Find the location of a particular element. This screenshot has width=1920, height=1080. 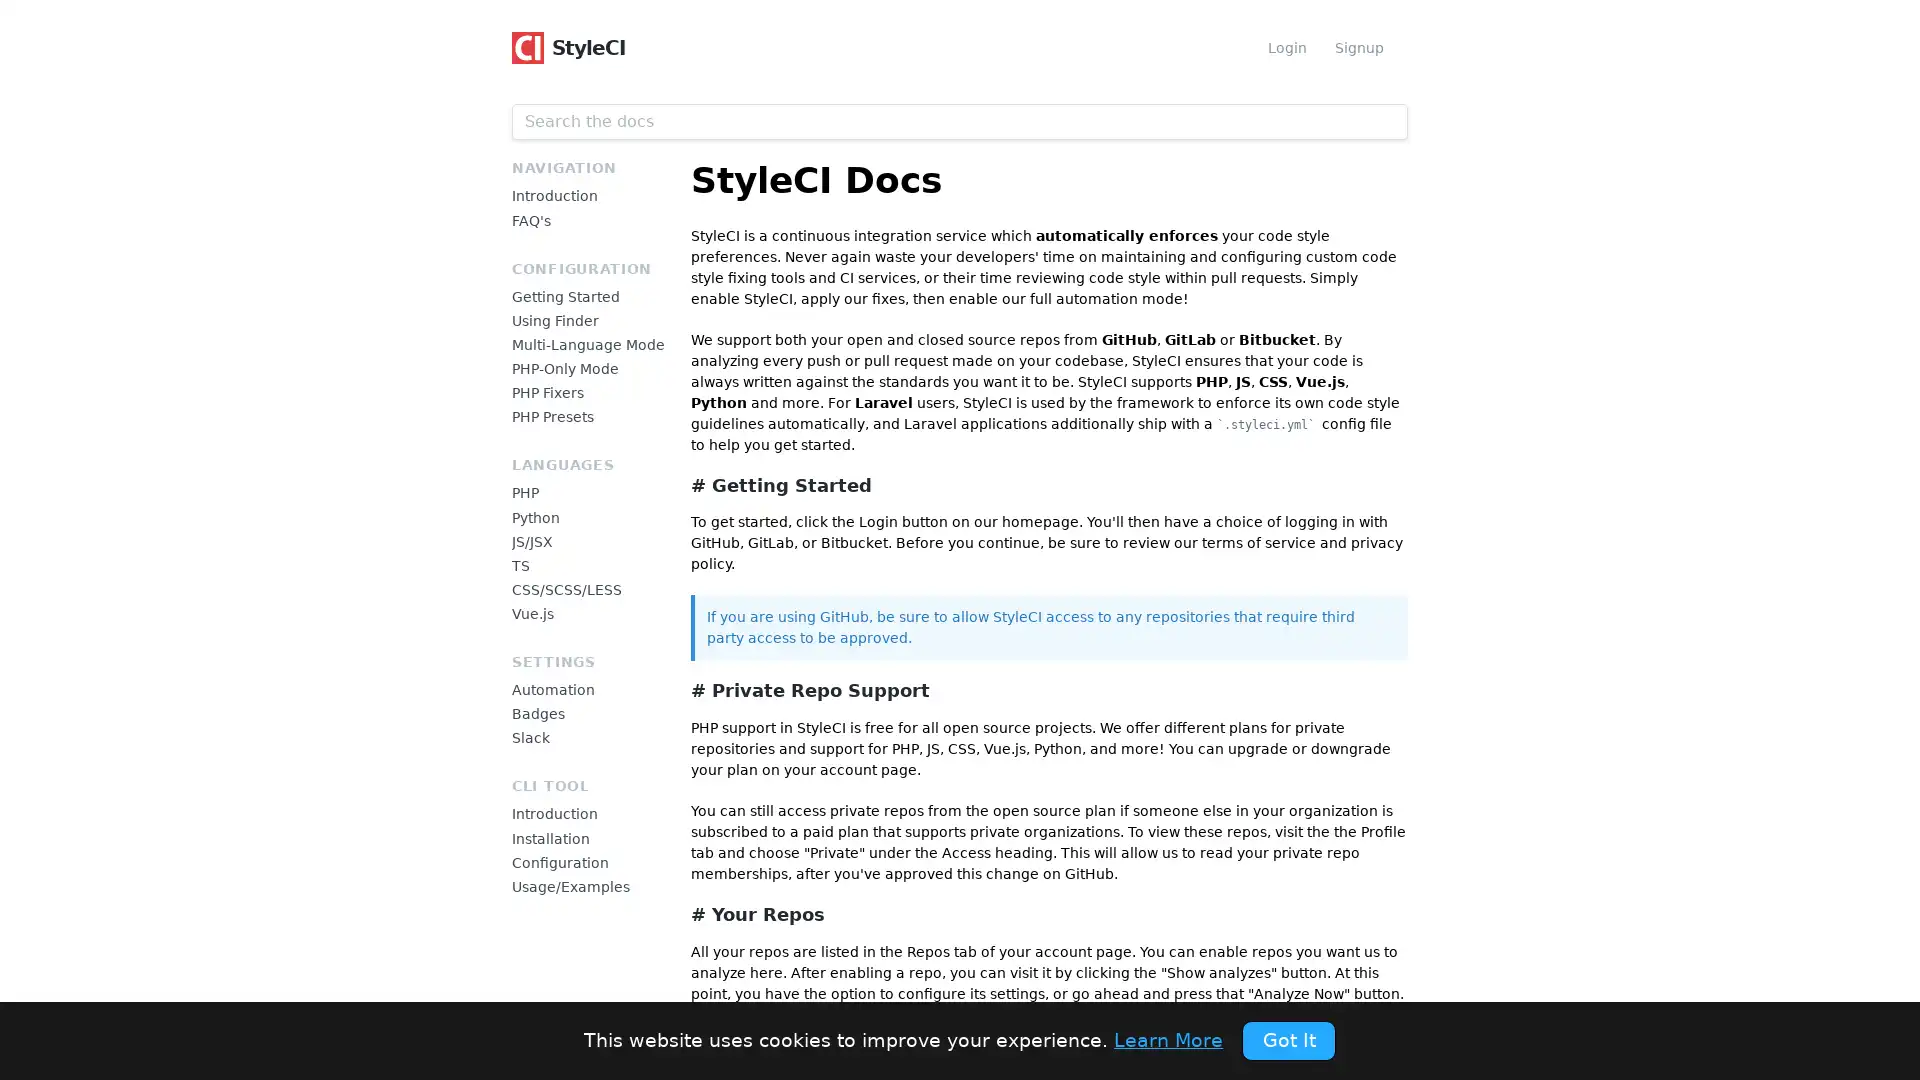

Got It is located at coordinates (1288, 1039).